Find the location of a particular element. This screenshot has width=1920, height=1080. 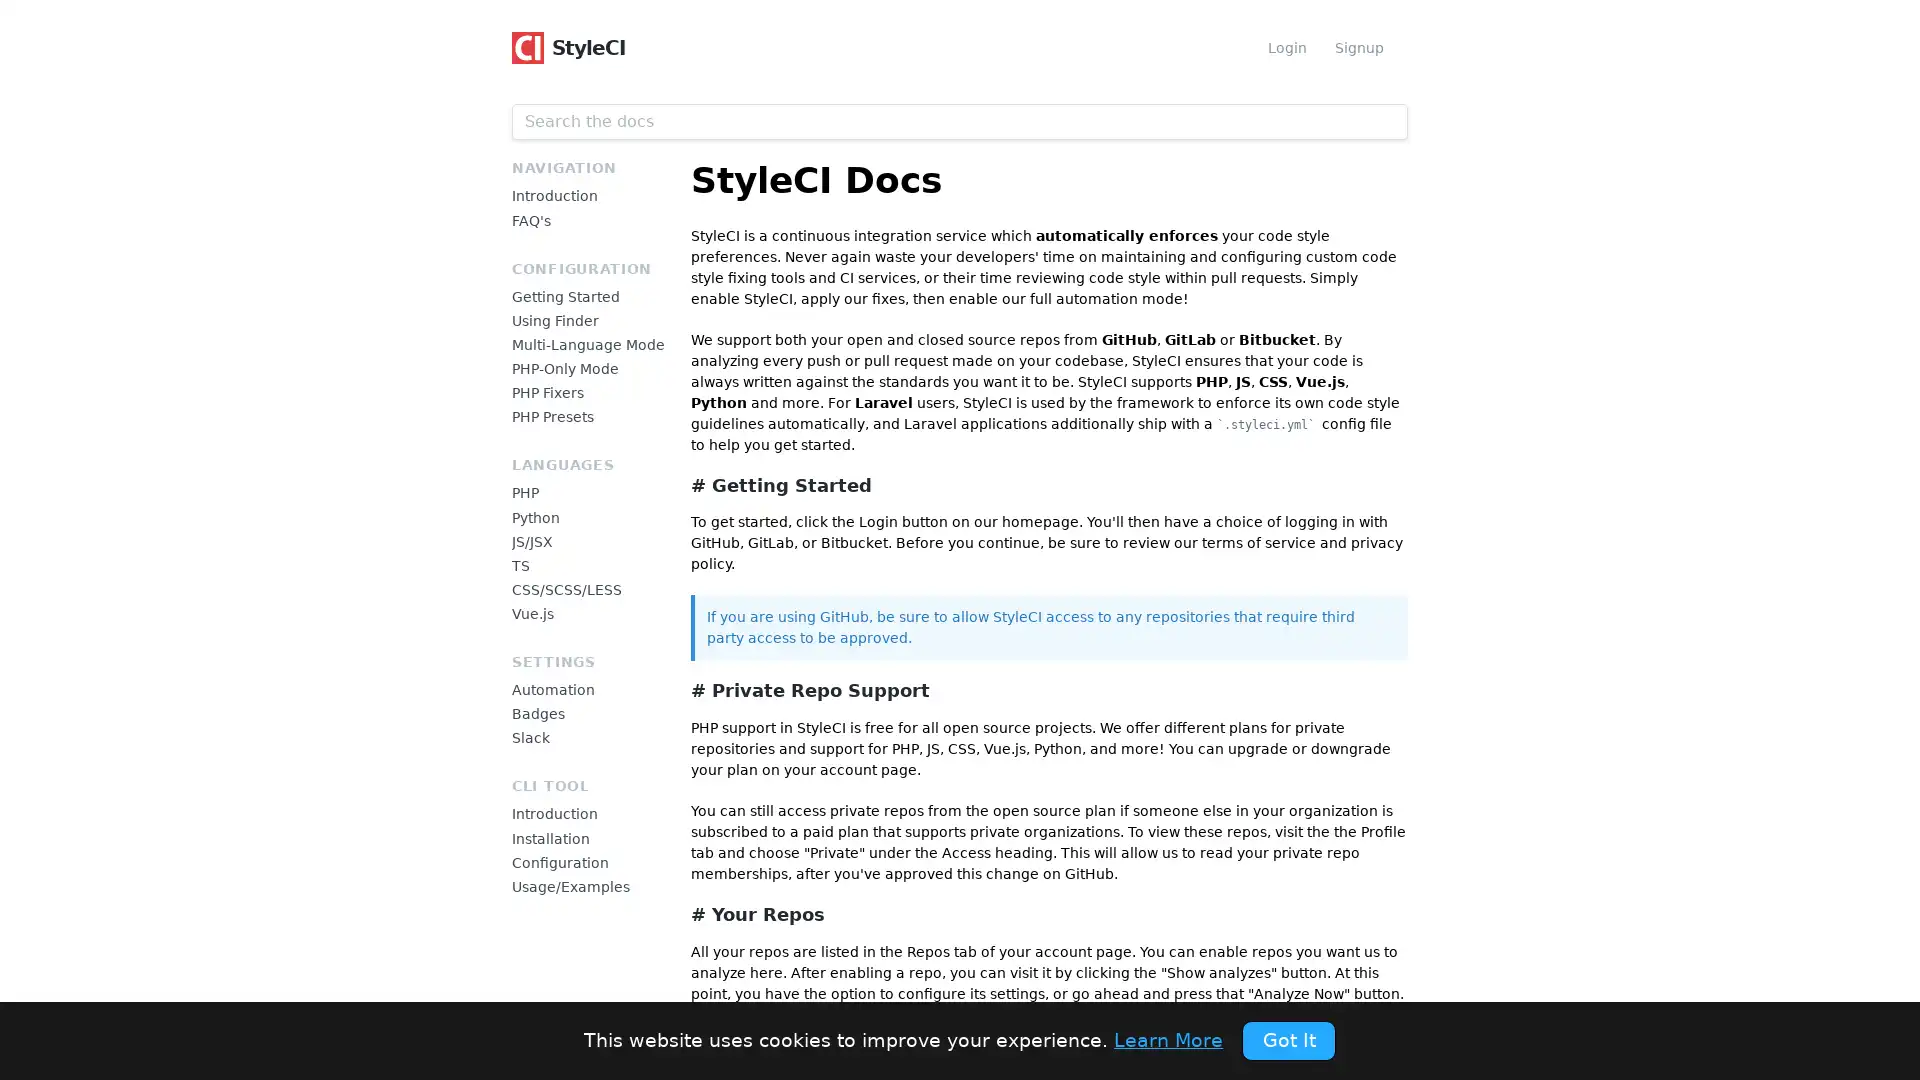

Got It is located at coordinates (1288, 1039).